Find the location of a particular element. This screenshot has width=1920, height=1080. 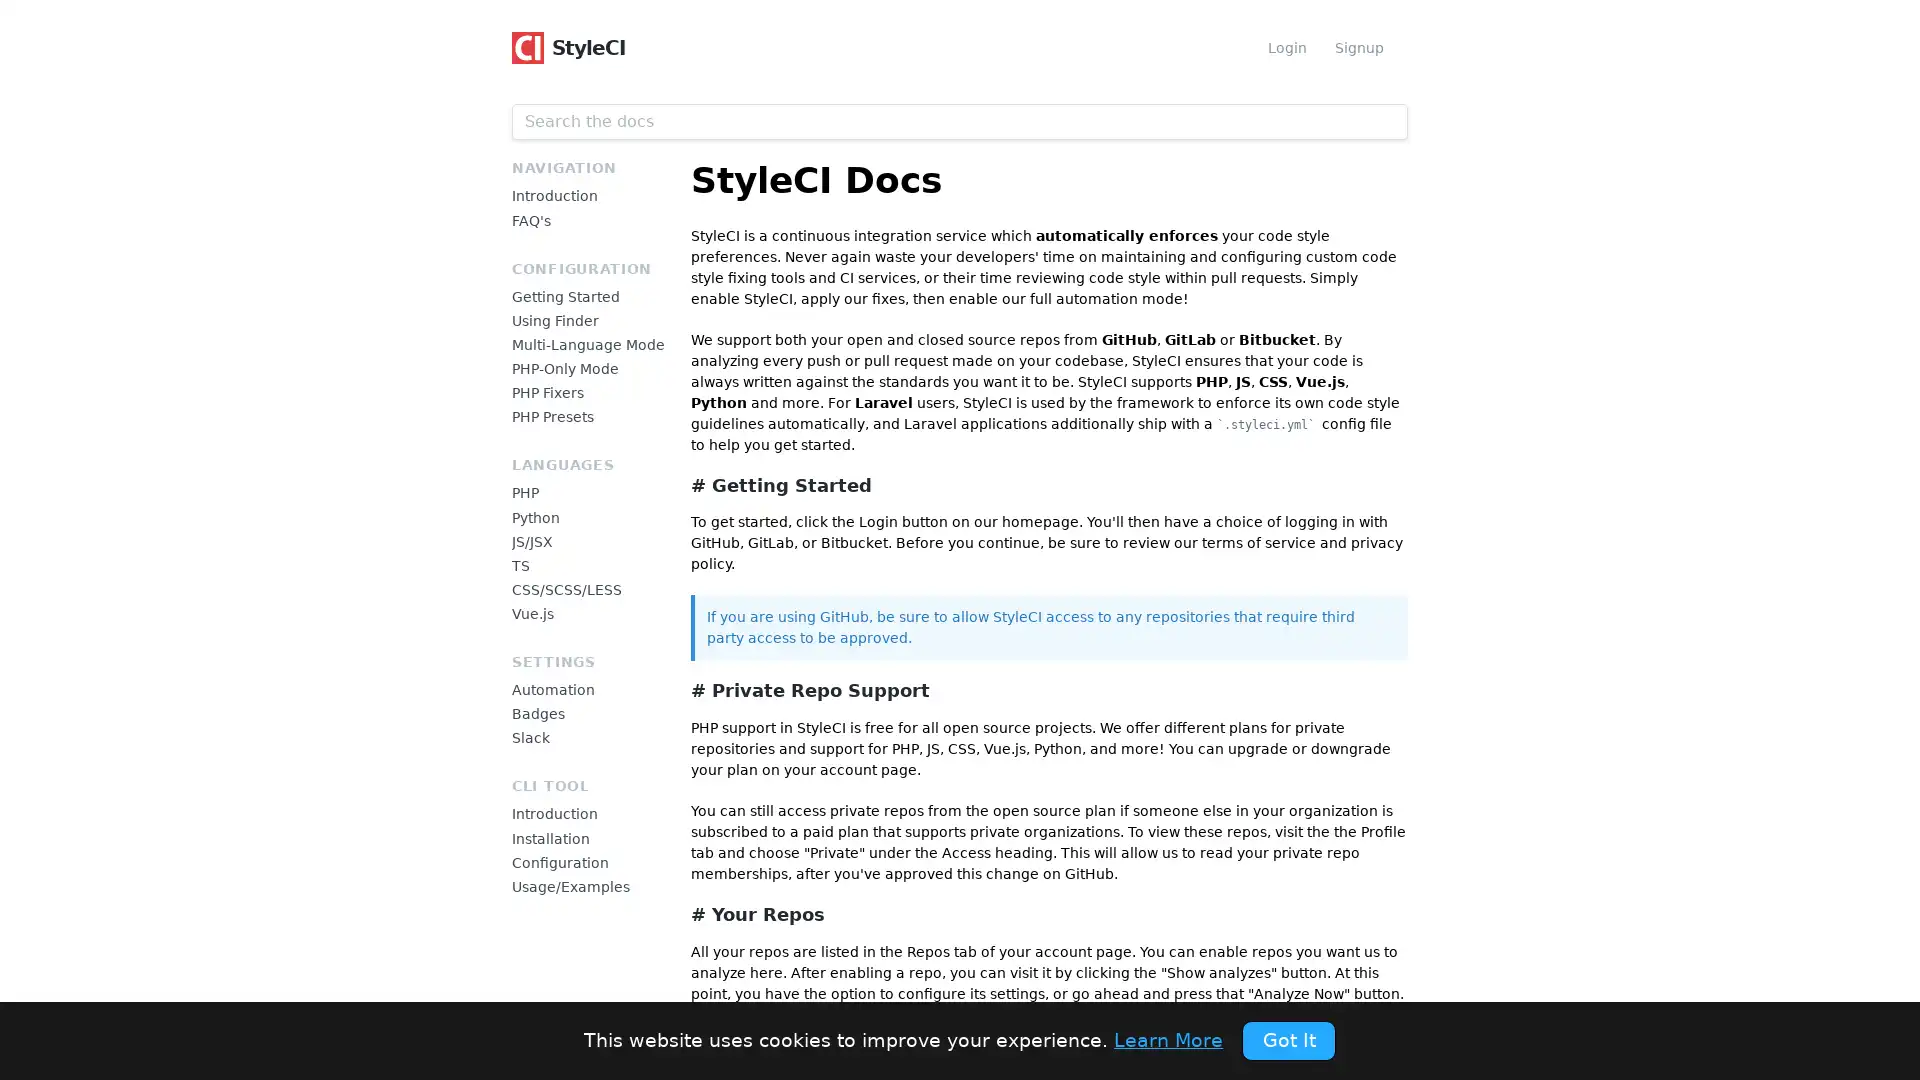

Got It is located at coordinates (1288, 1039).